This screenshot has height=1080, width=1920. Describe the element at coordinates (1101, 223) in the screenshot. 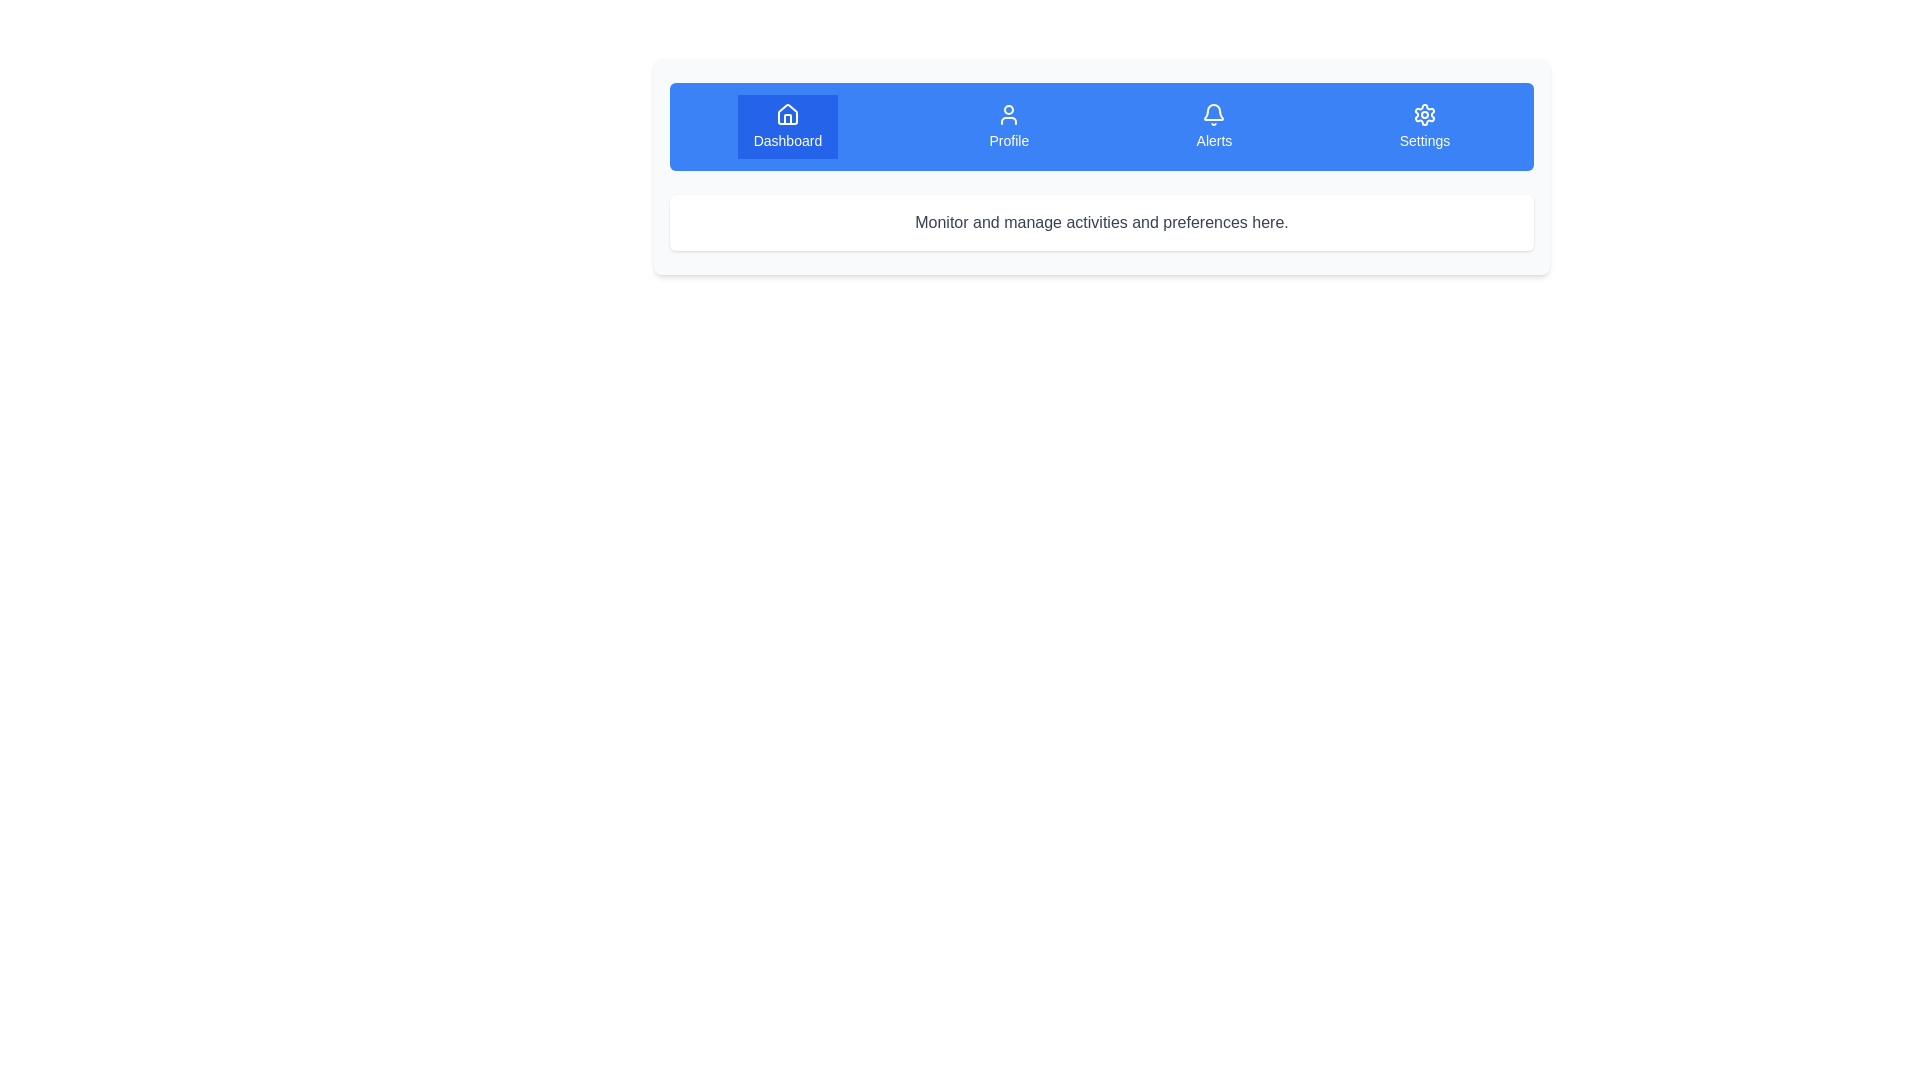

I see `the instructional Text label located centrally within a white, slightly rounded rectangular box, situated below a blue navigation bar` at that location.